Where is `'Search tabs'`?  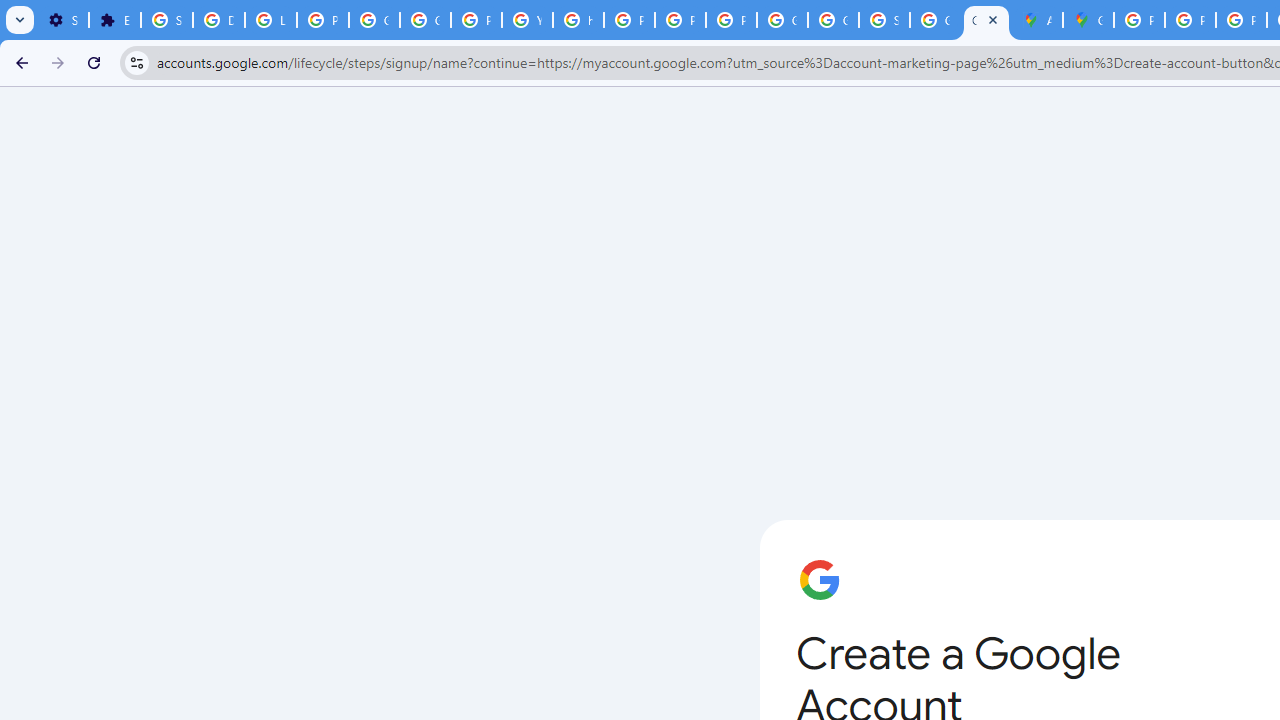 'Search tabs' is located at coordinates (20, 20).